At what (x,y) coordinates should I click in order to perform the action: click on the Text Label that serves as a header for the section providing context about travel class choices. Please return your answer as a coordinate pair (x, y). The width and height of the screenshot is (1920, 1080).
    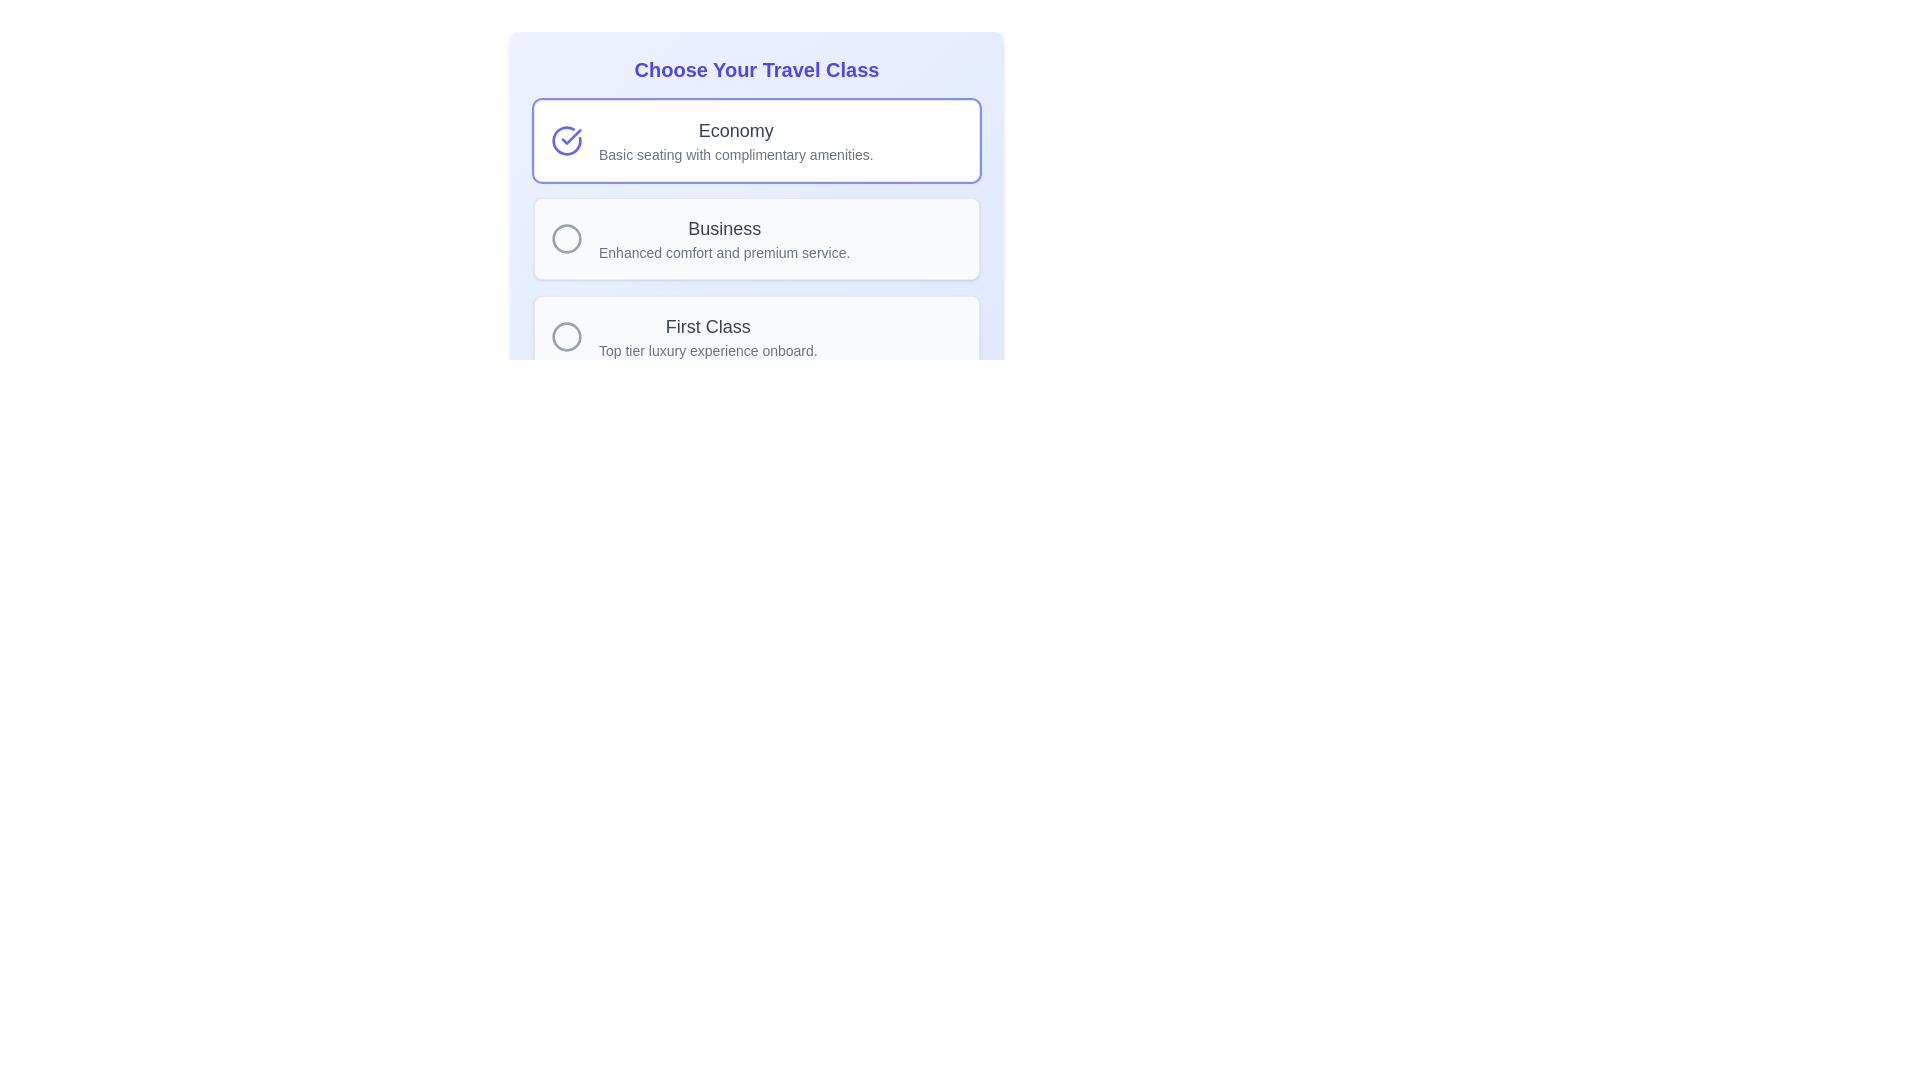
    Looking at the image, I should click on (756, 68).